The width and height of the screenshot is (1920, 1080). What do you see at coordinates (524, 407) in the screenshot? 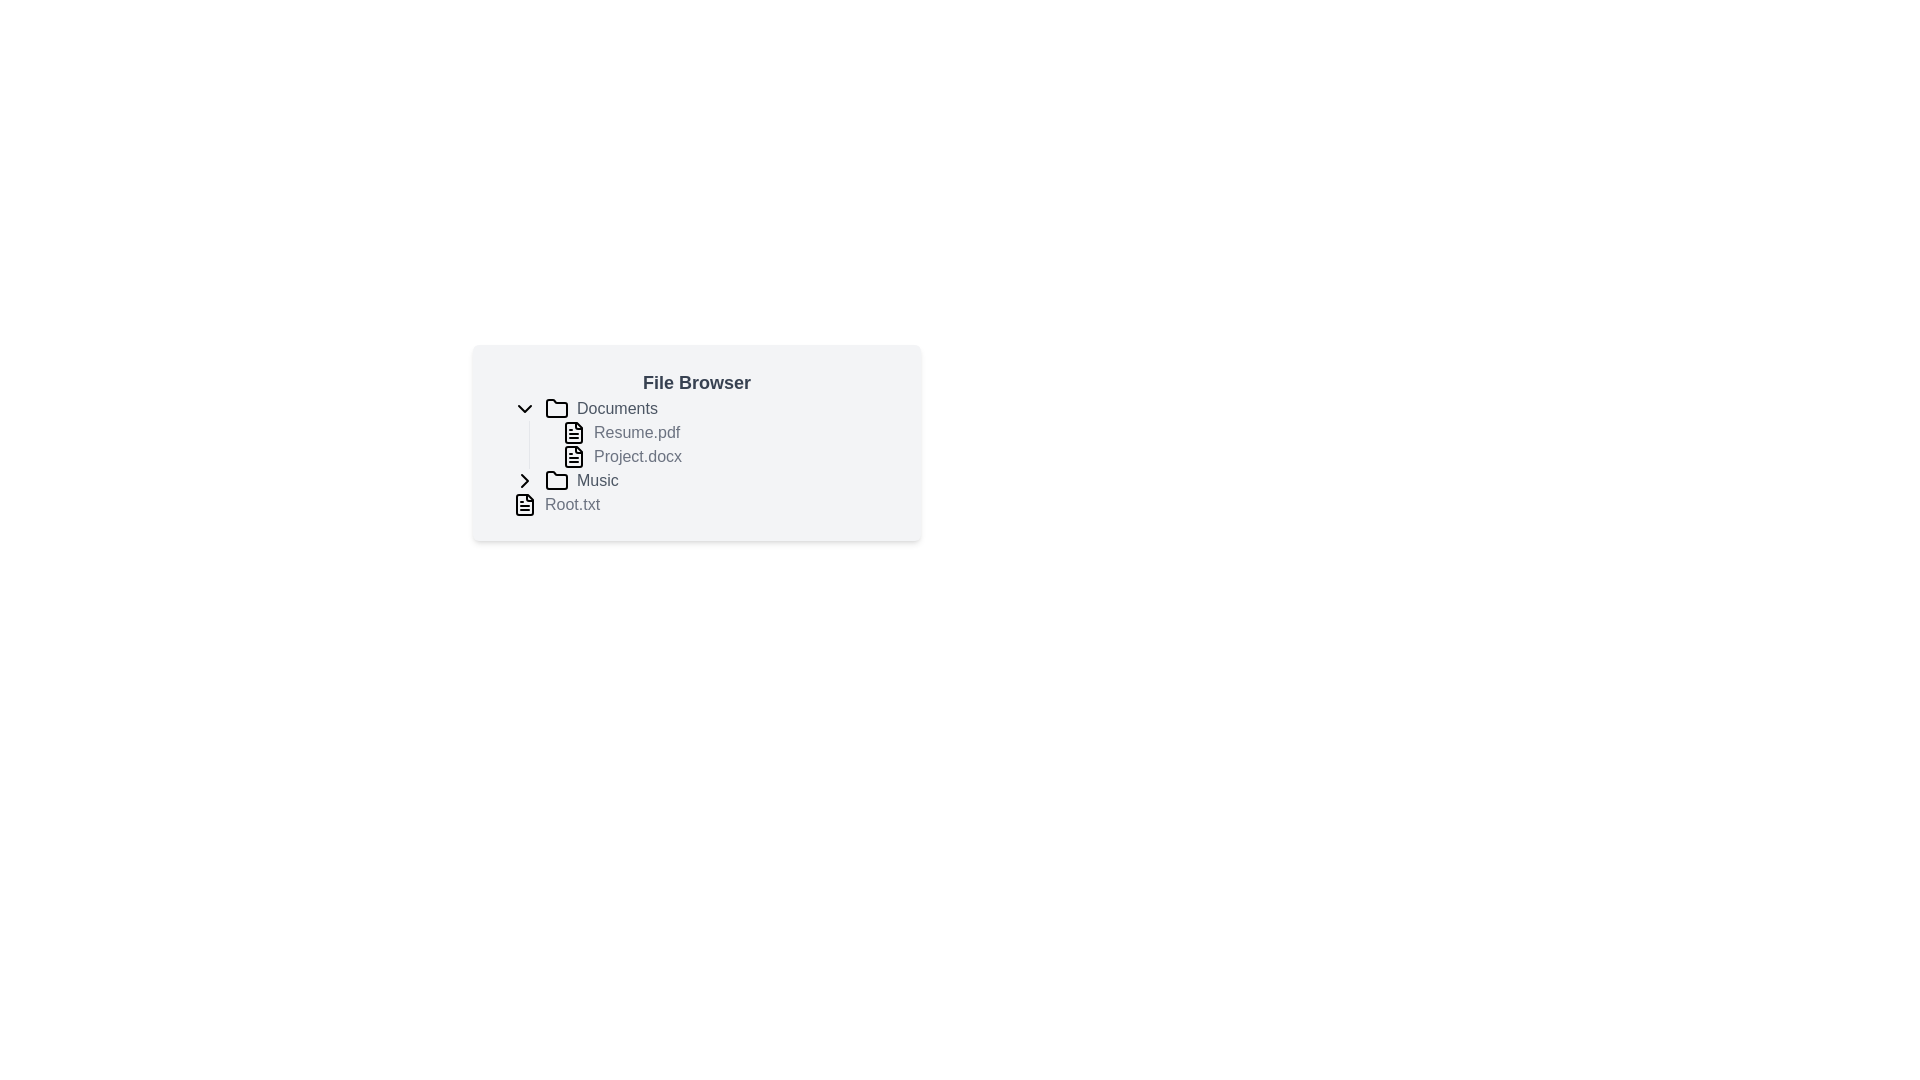
I see `the Chevron icon that serves as a collapsible toggle button for the 'Documents' folder` at bounding box center [524, 407].